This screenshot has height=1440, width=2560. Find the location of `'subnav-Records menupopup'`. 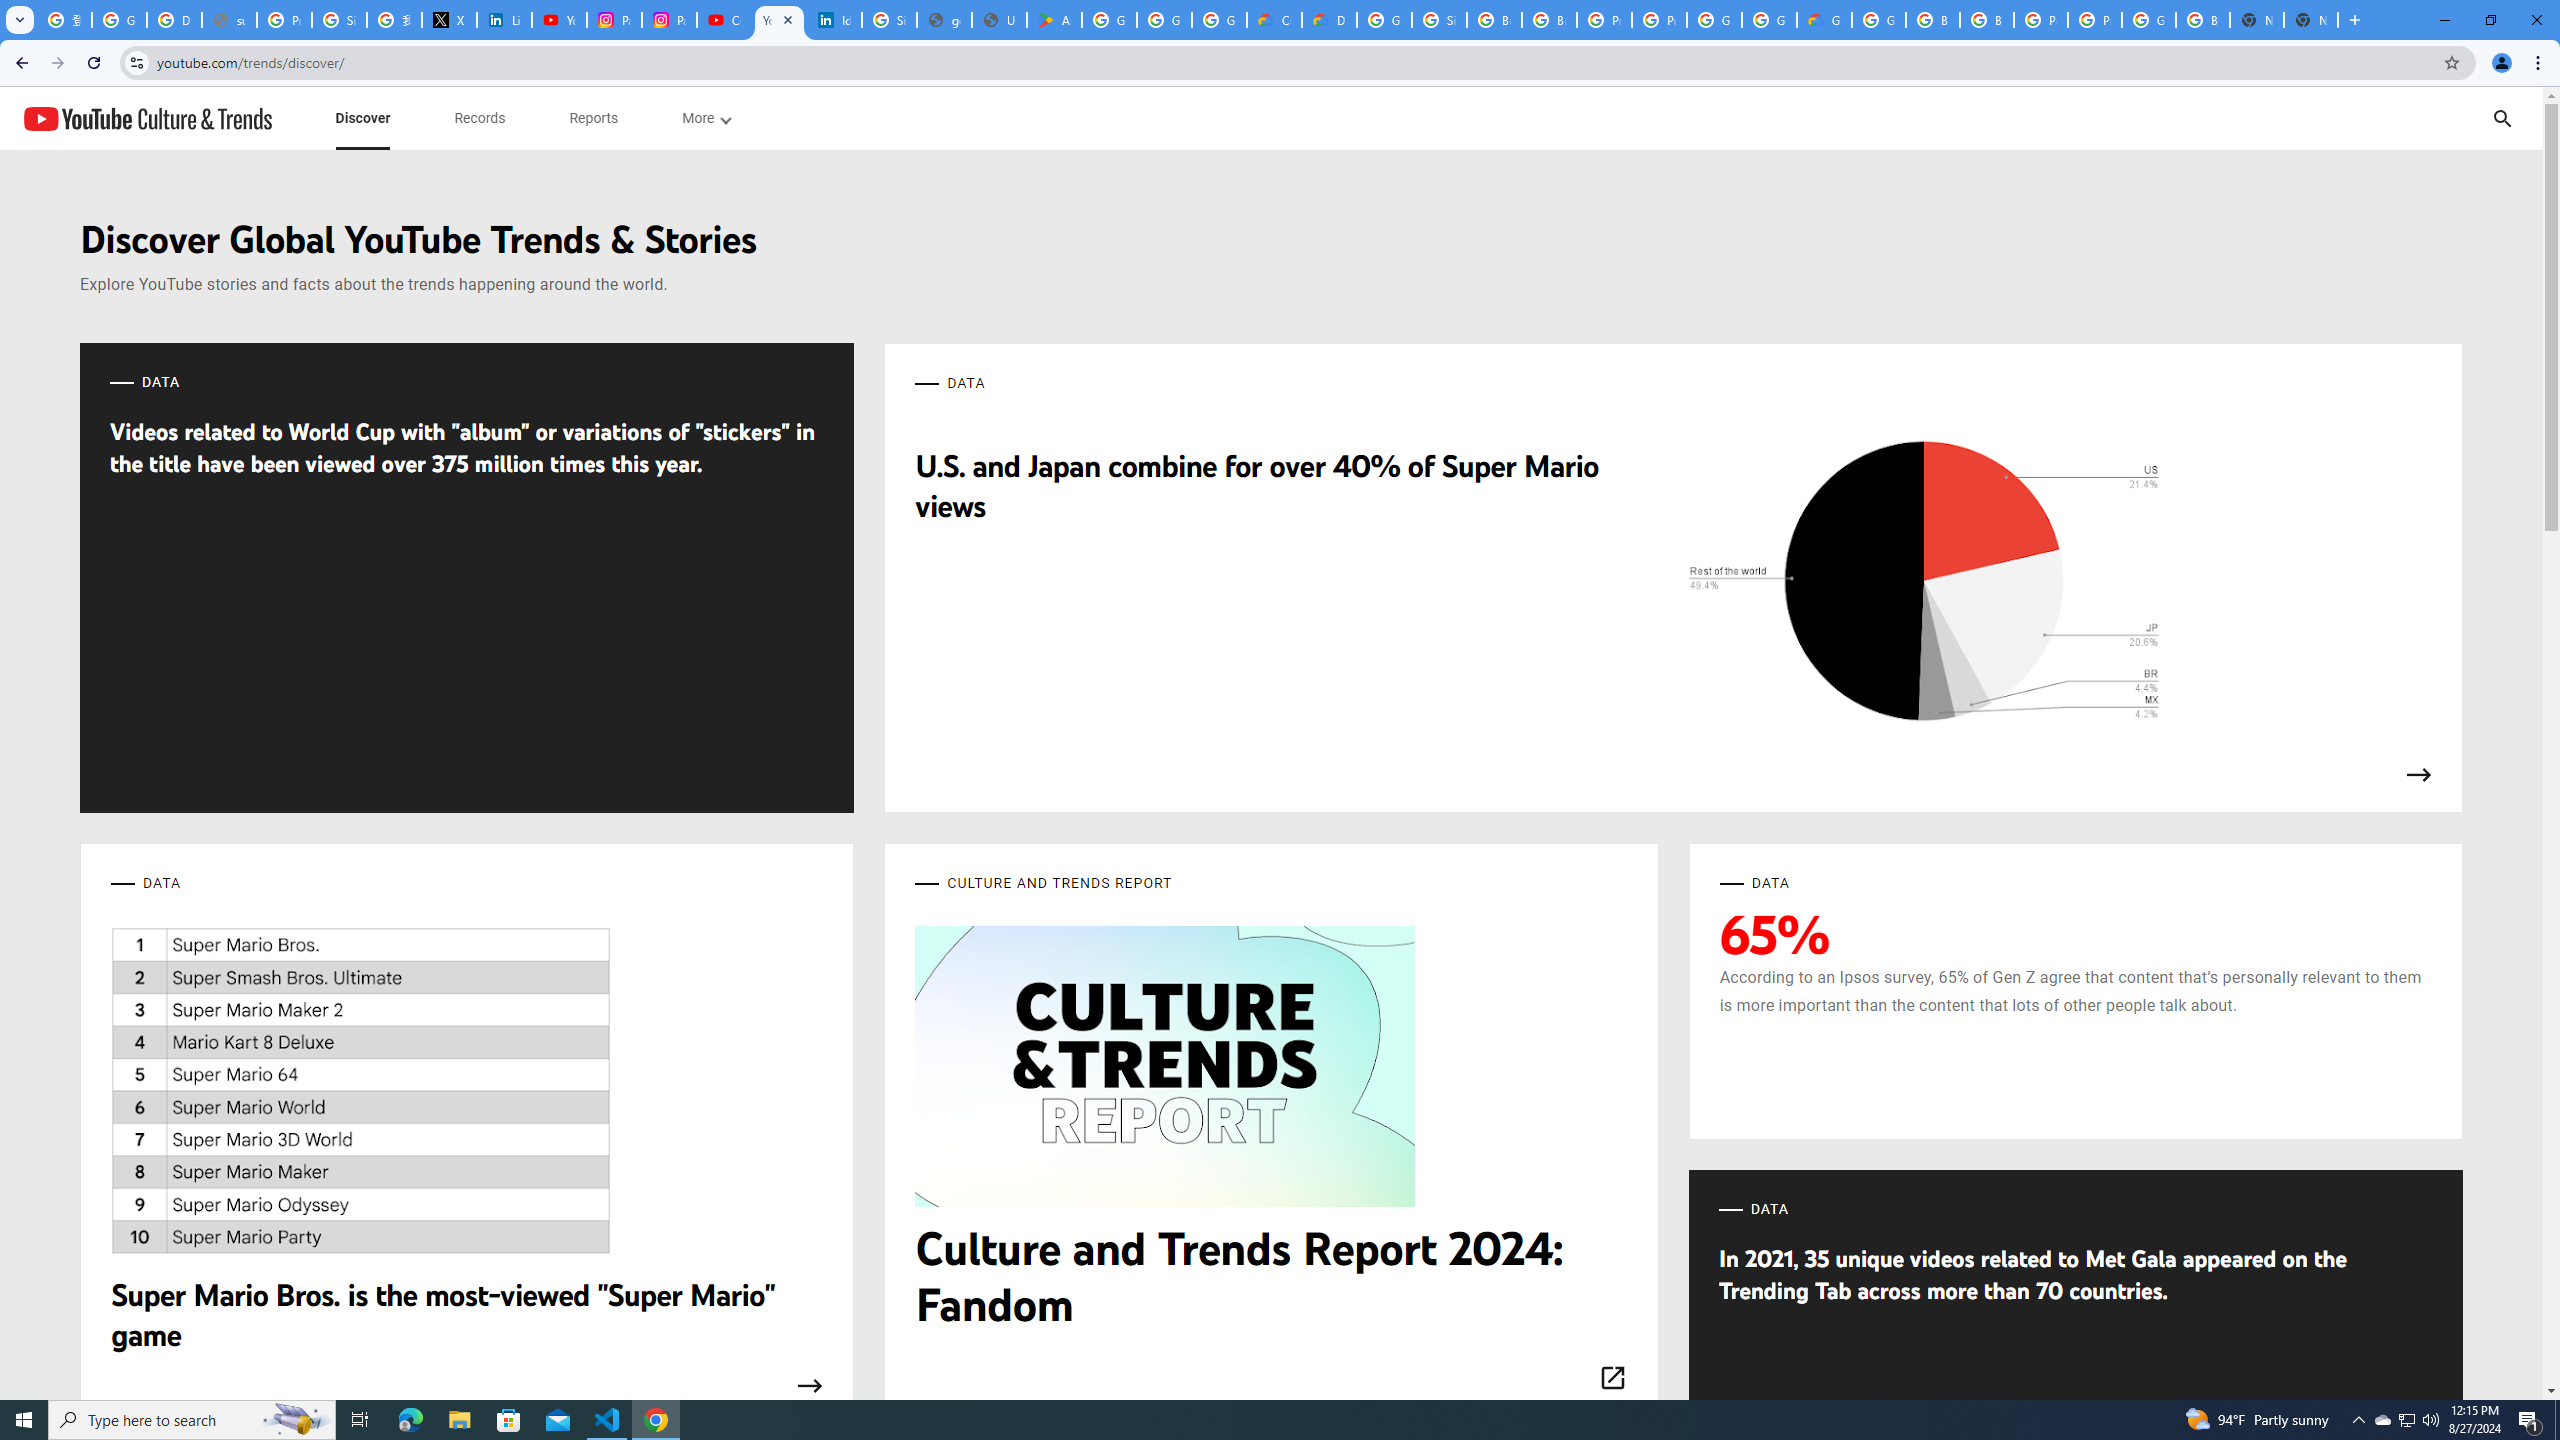

'subnav-Records menupopup' is located at coordinates (480, 118).